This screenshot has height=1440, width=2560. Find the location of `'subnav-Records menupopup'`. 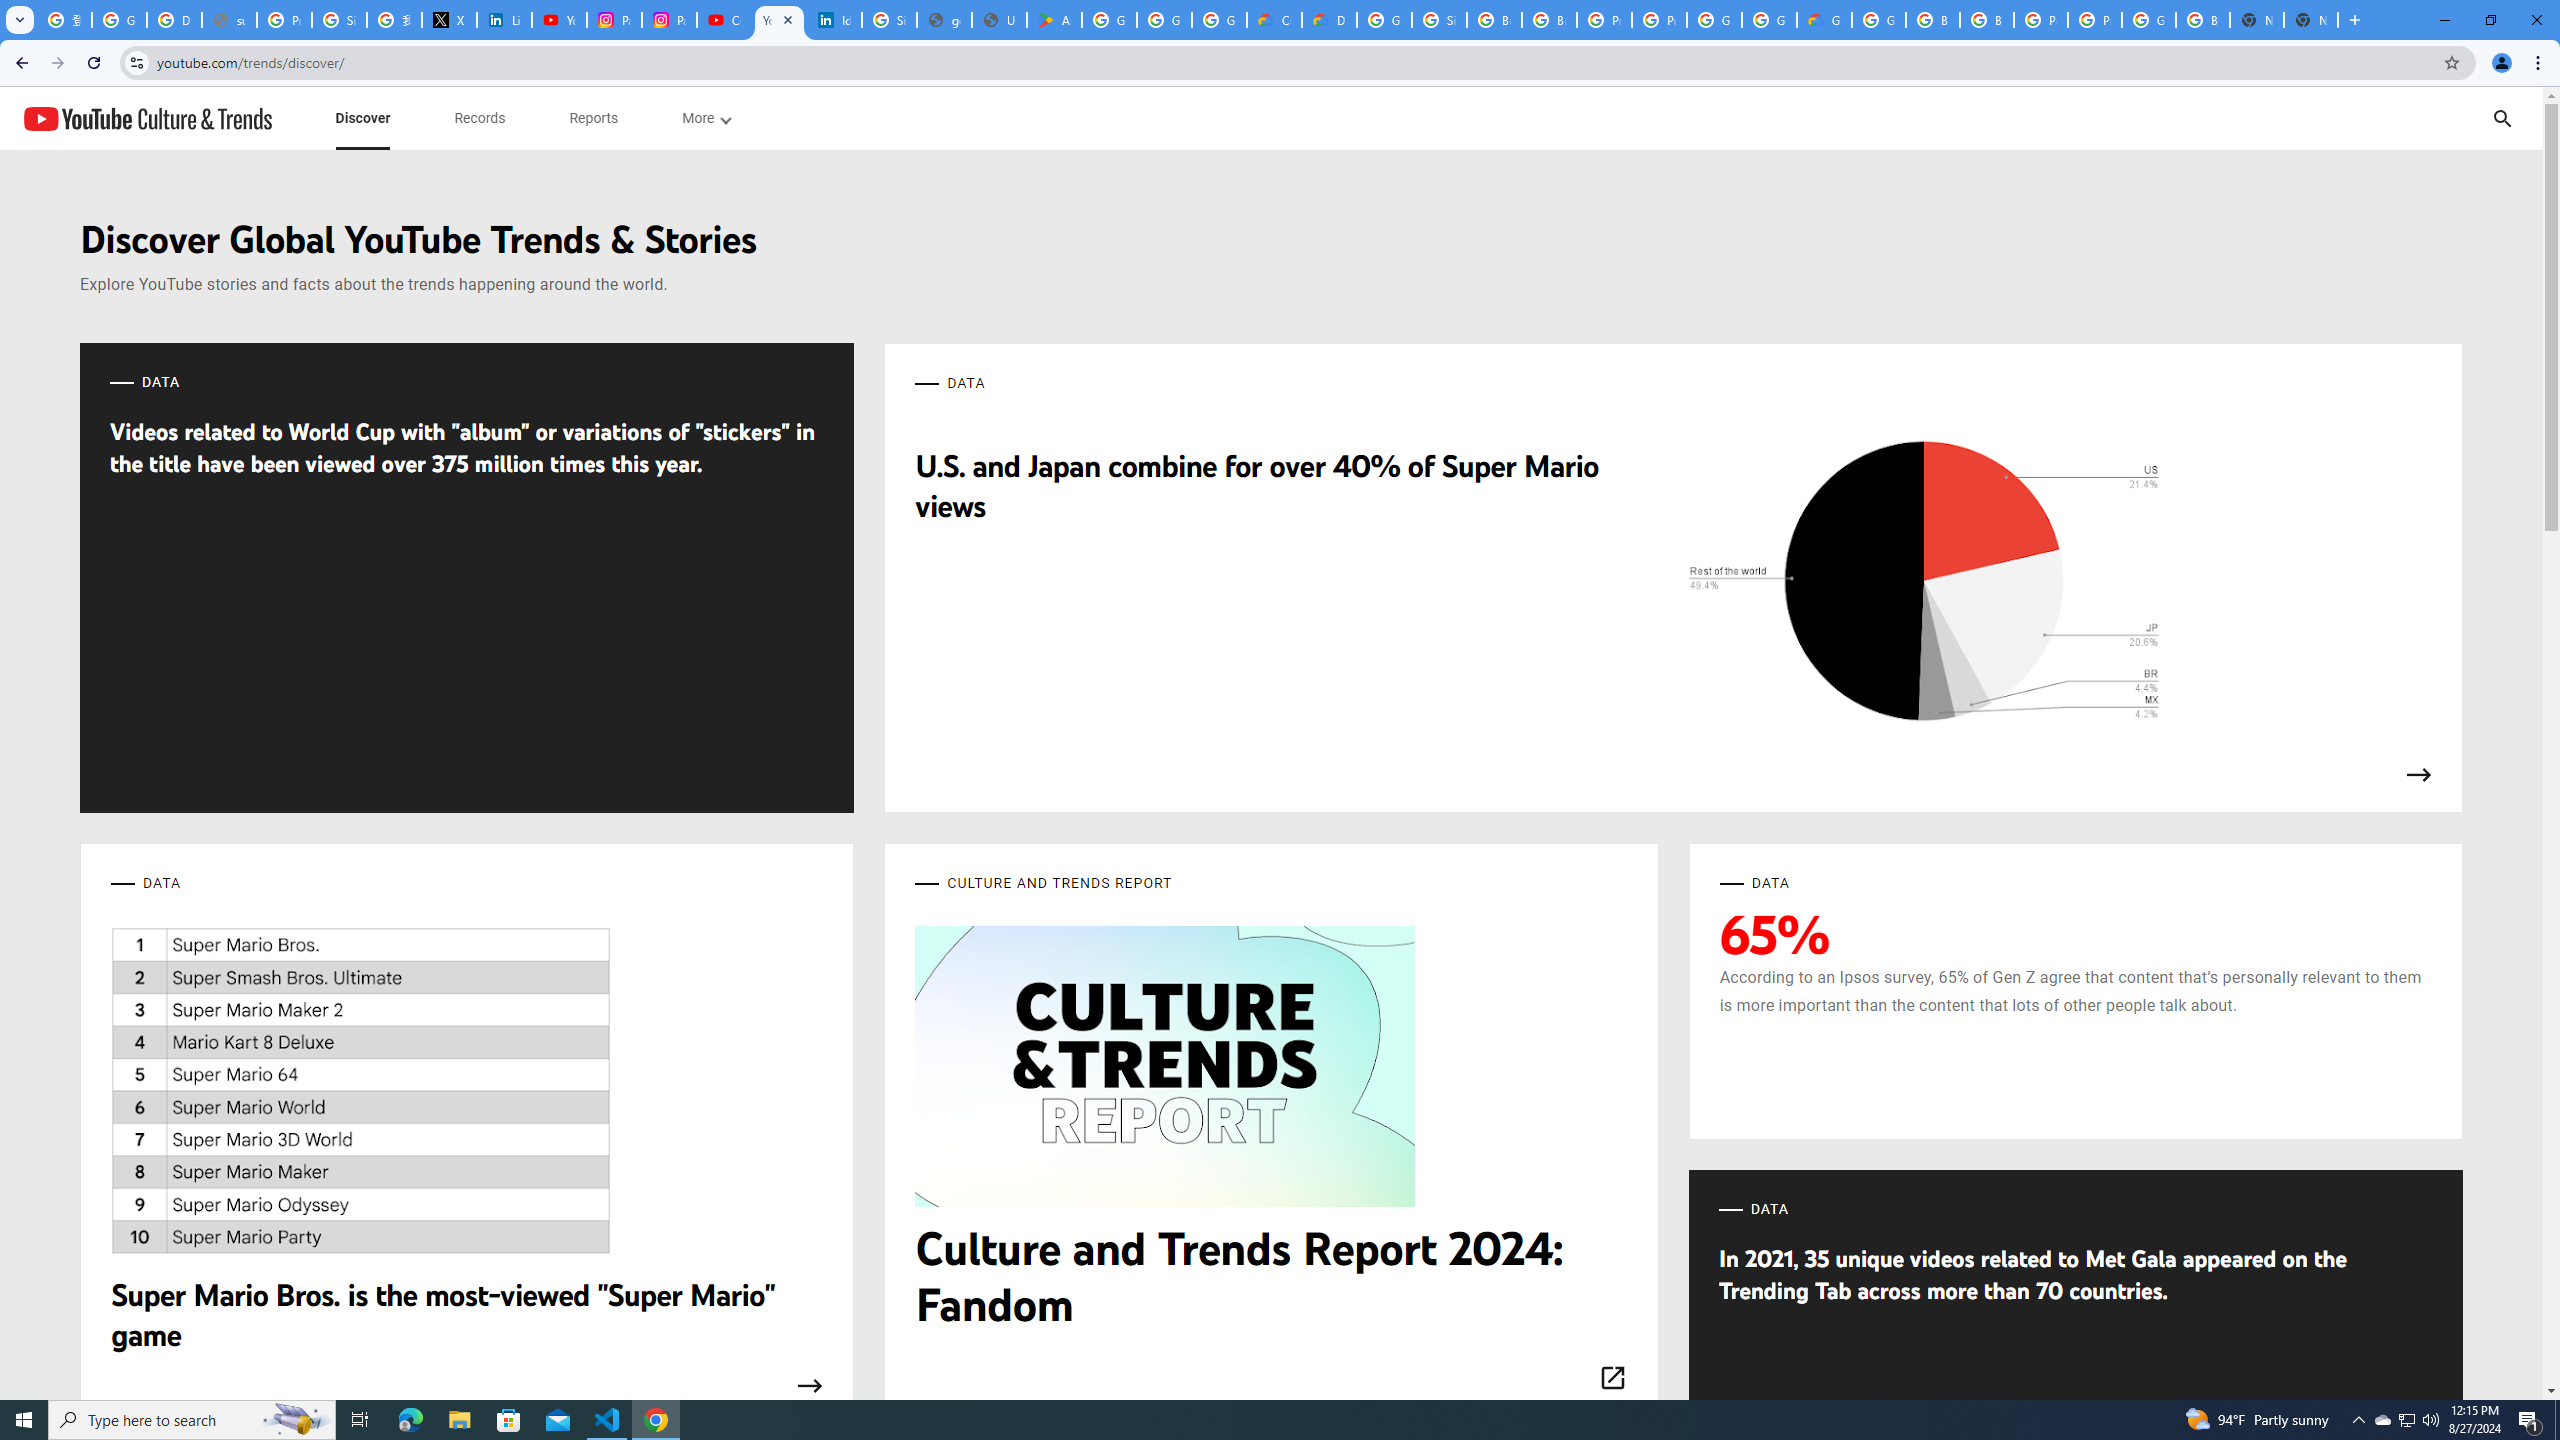

'subnav-Records menupopup' is located at coordinates (480, 118).